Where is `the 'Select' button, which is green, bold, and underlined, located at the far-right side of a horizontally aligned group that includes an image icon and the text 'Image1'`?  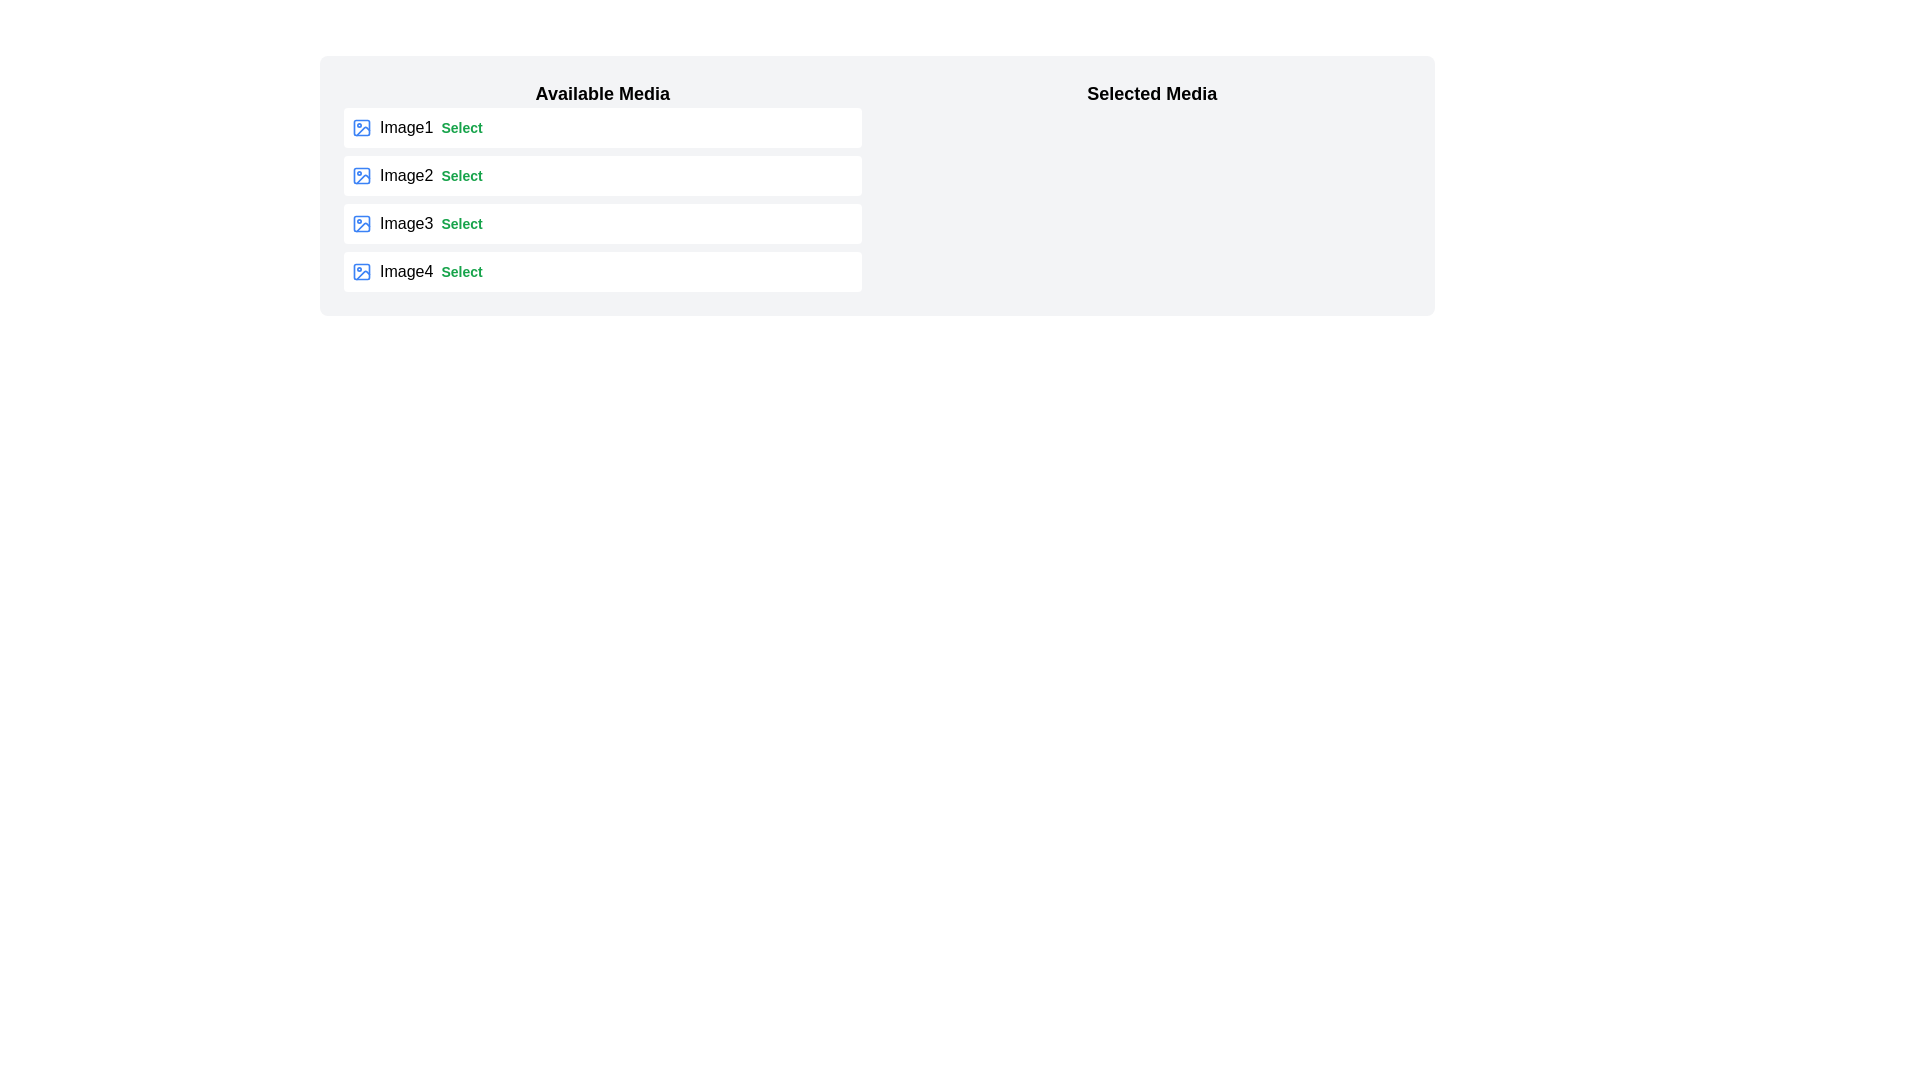 the 'Select' button, which is green, bold, and underlined, located at the far-right side of a horizontally aligned group that includes an image icon and the text 'Image1' is located at coordinates (460, 127).